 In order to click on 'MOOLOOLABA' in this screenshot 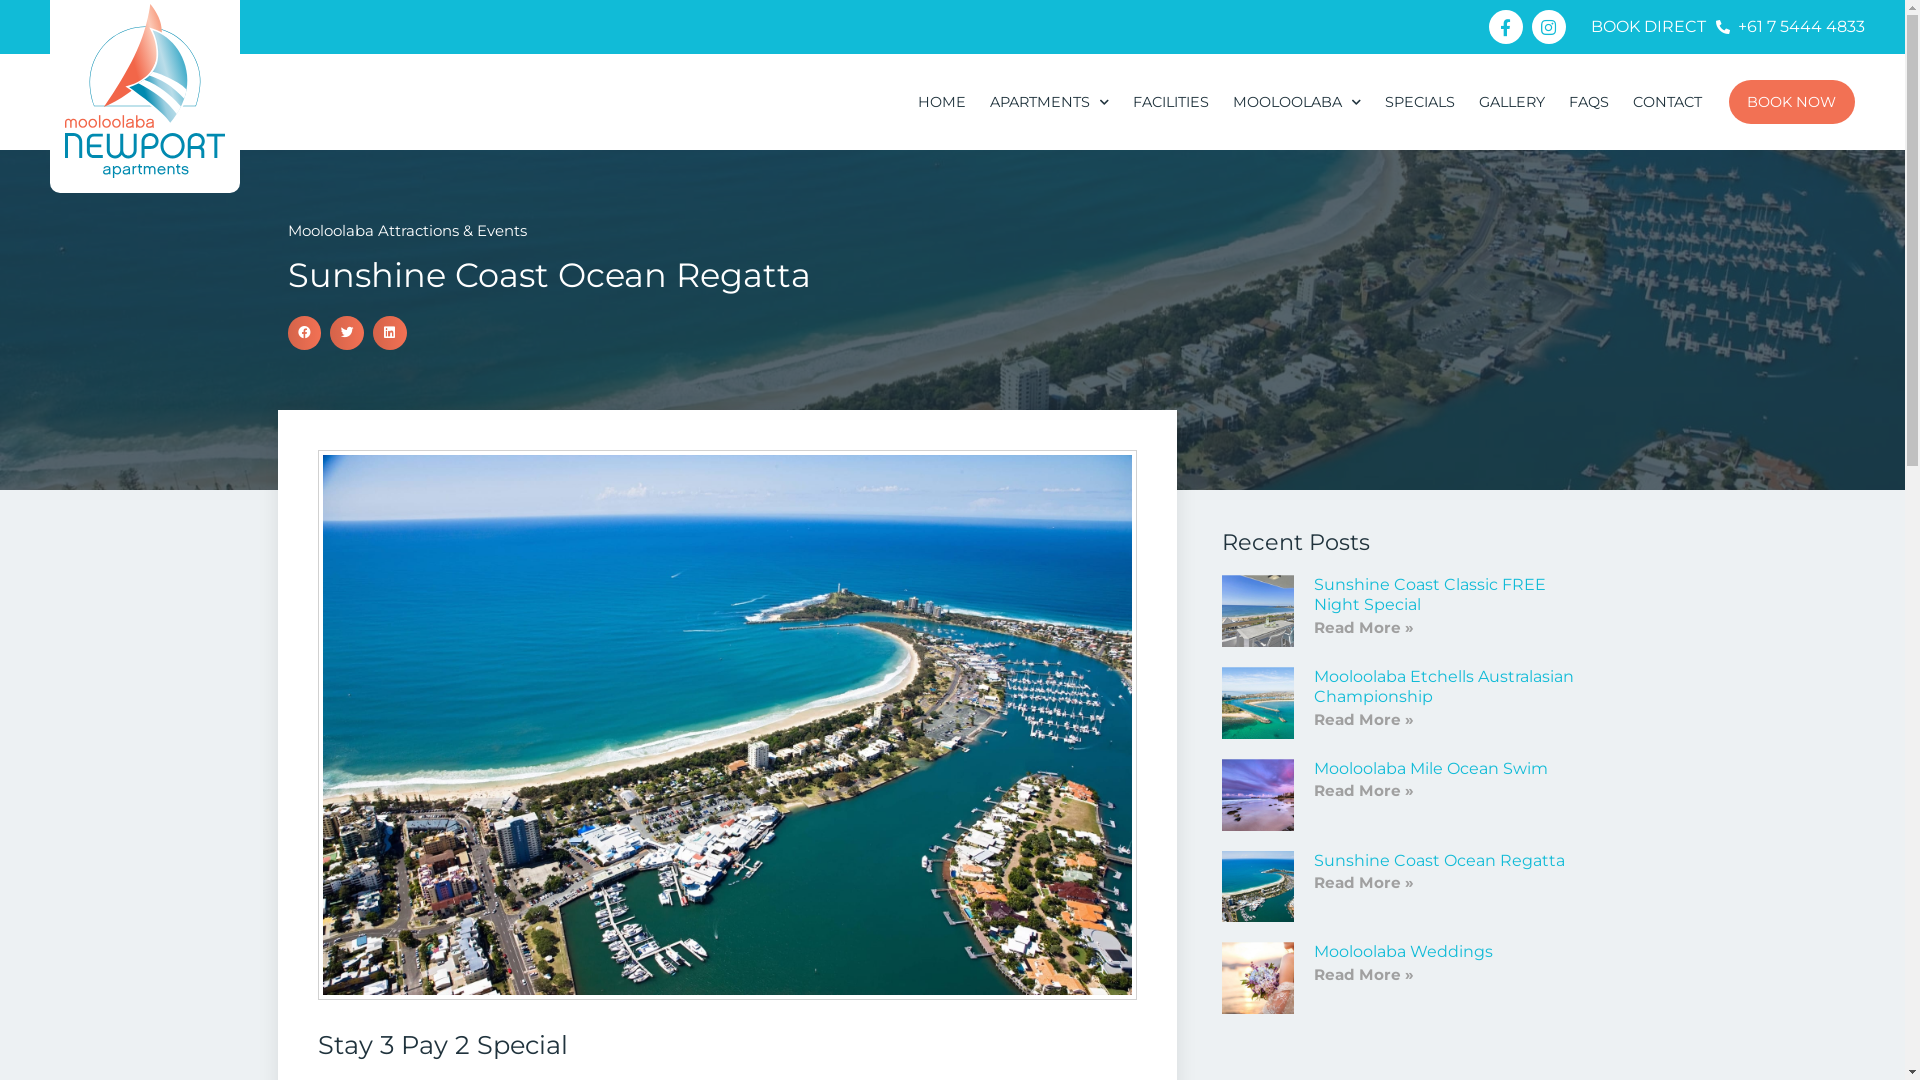, I will do `click(1296, 101)`.